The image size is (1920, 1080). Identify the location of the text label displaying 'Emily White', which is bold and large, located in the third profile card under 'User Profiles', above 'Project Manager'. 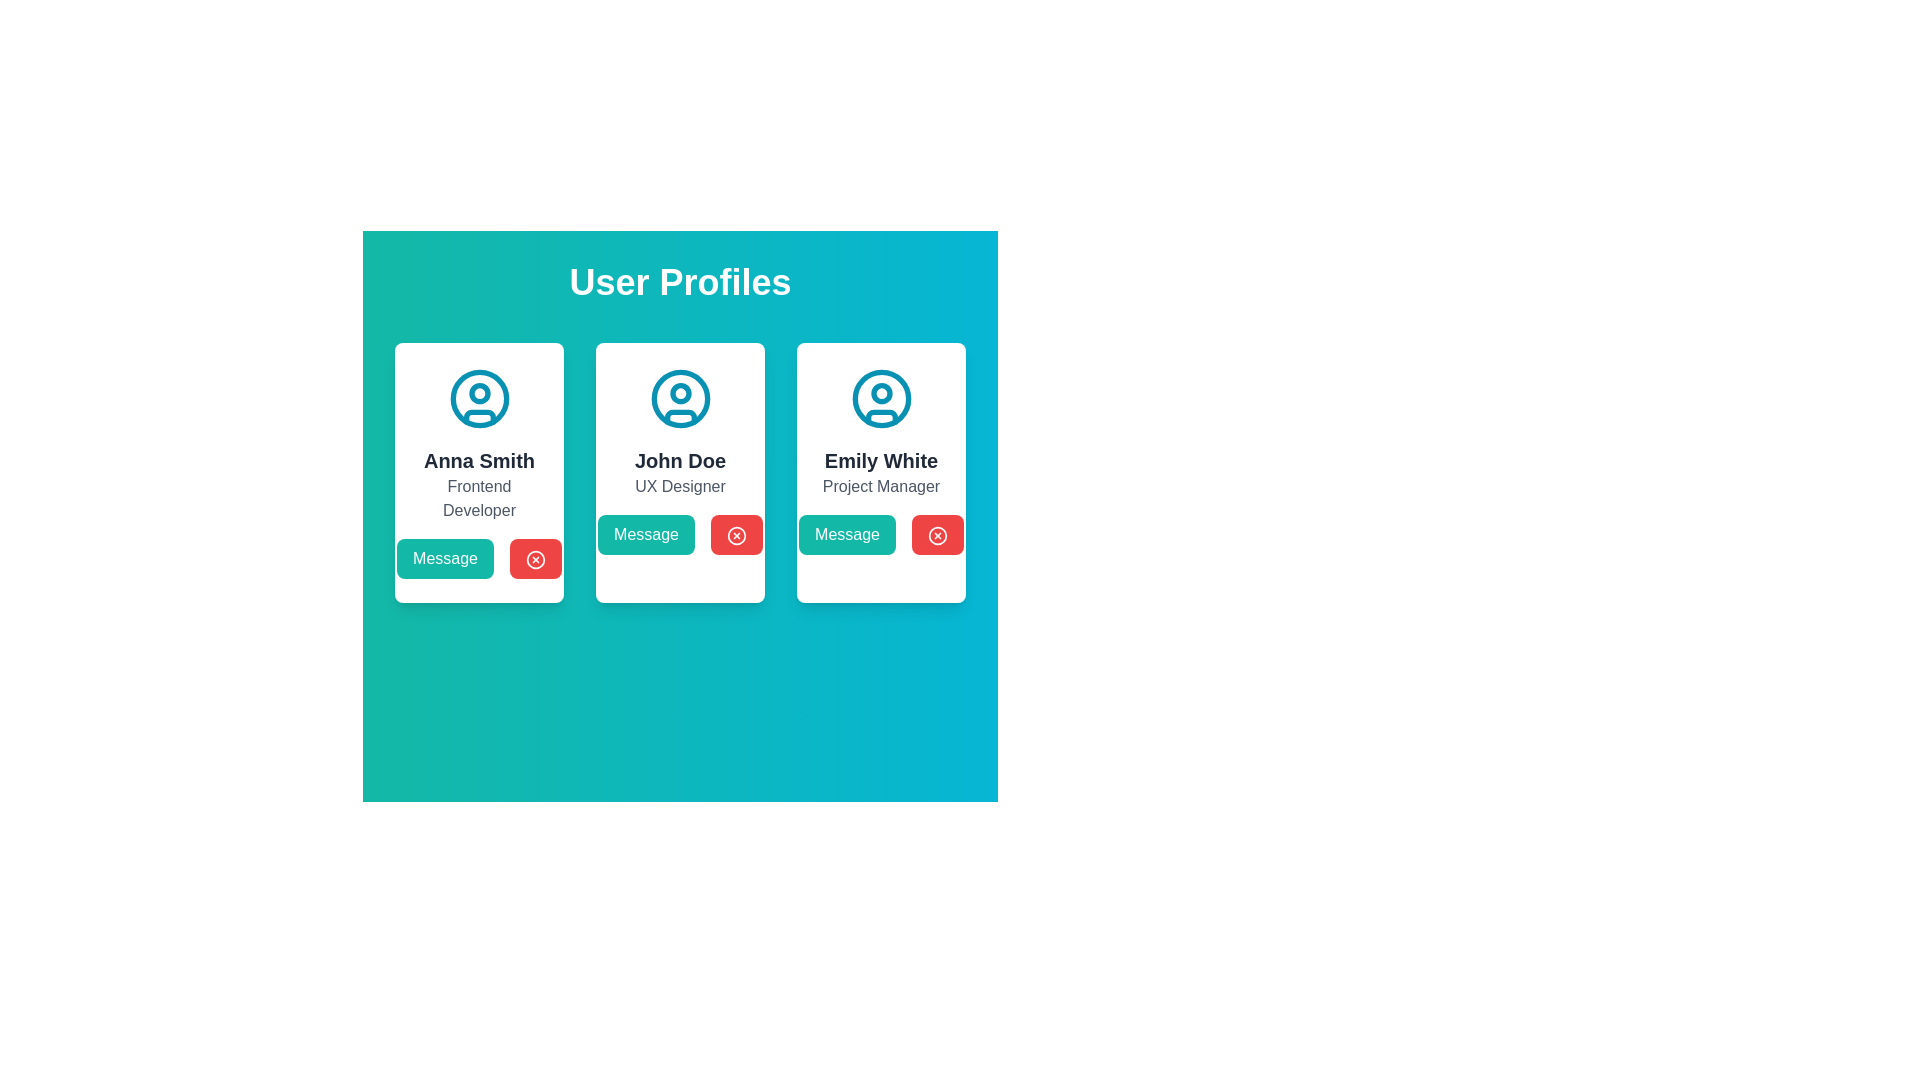
(880, 461).